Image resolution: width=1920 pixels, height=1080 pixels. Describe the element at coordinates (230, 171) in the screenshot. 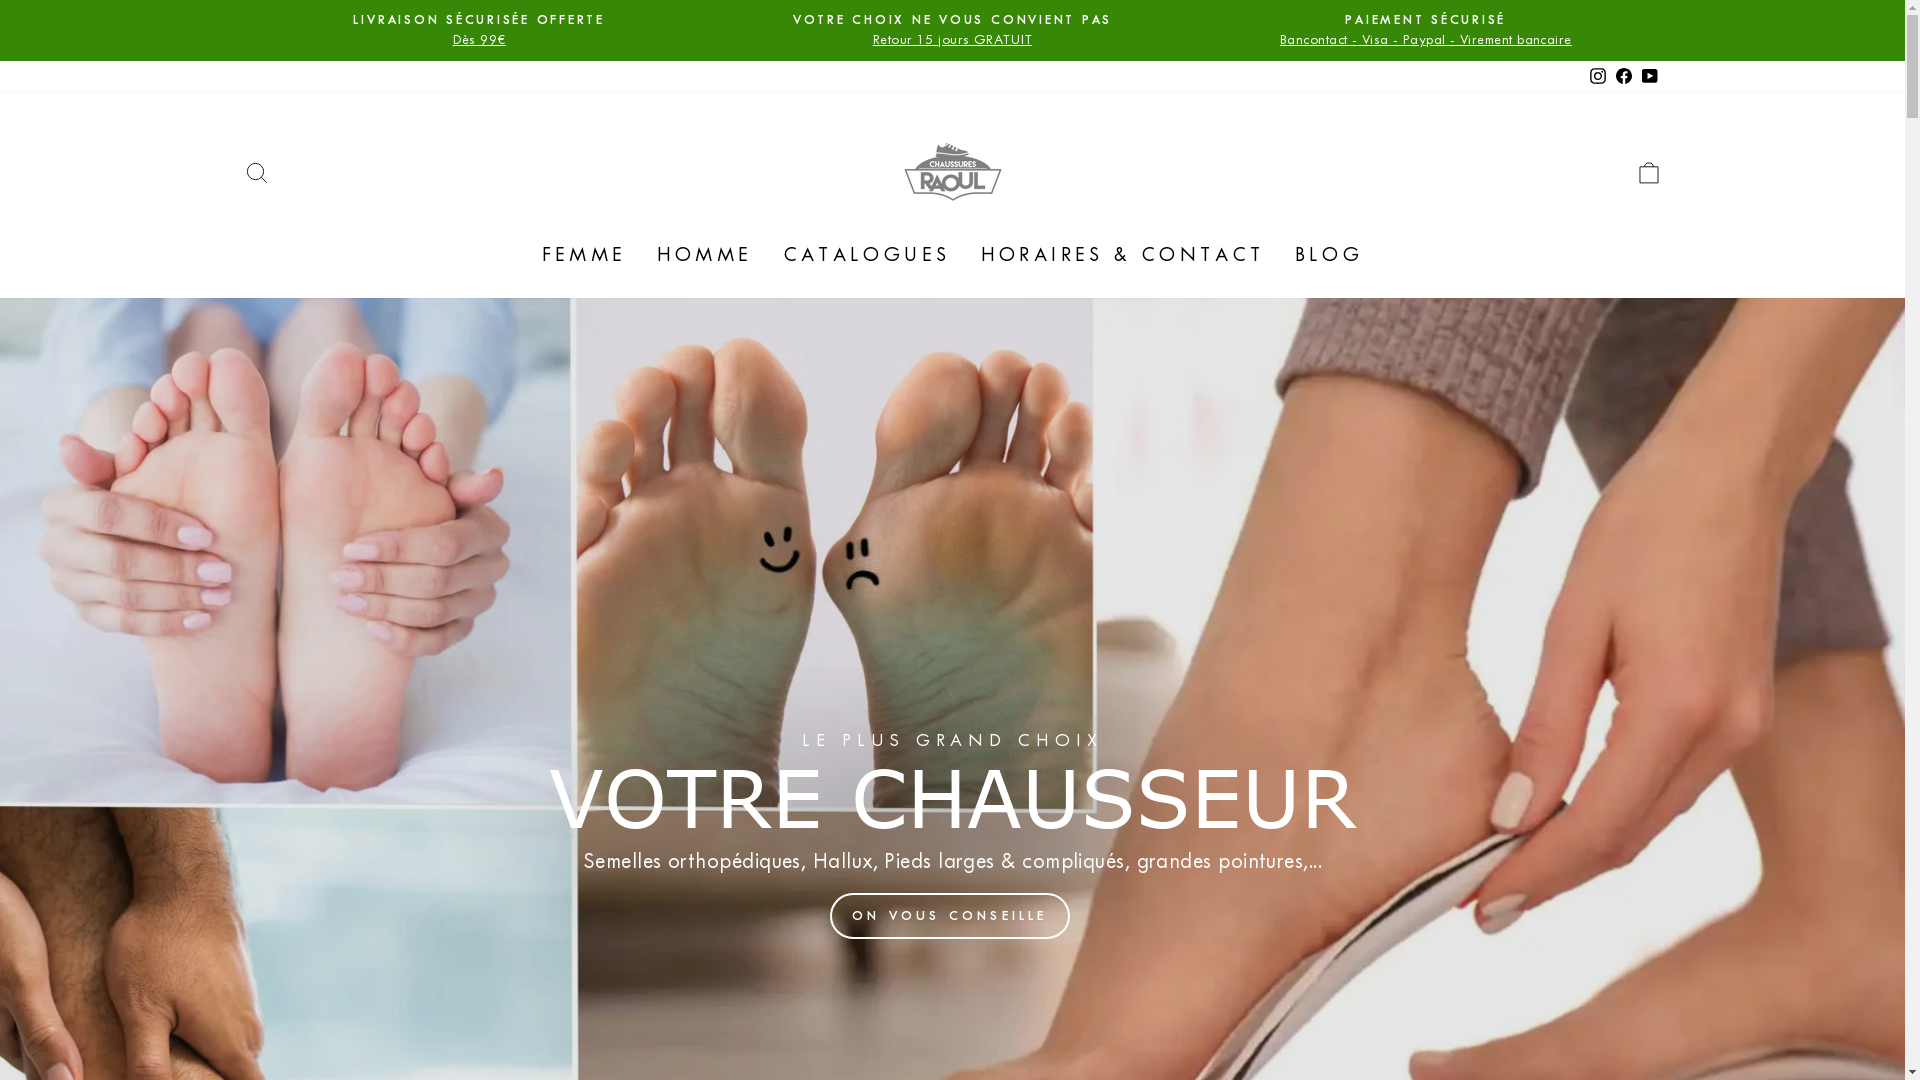

I see `'RECHERCHER'` at that location.